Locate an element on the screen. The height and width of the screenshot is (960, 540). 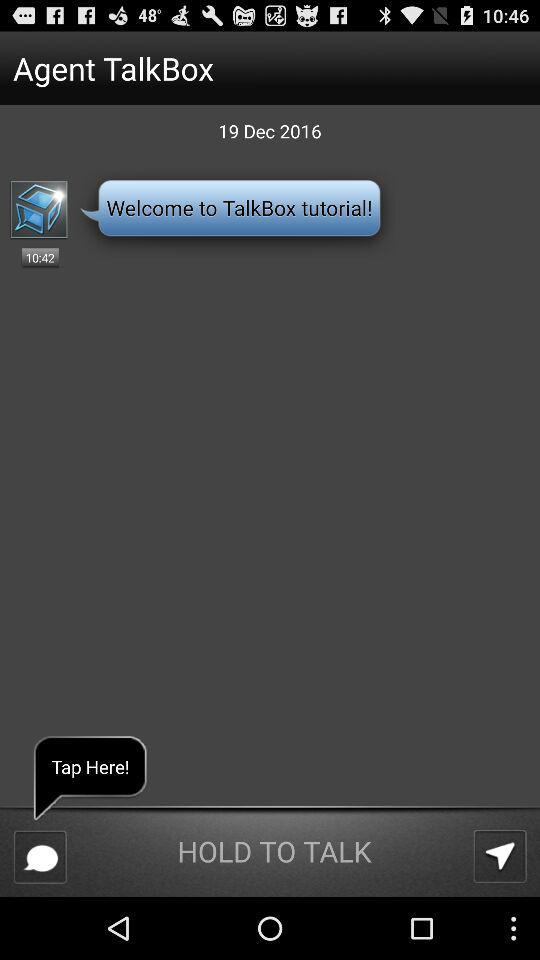
item at the bottom right corner is located at coordinates (499, 855).